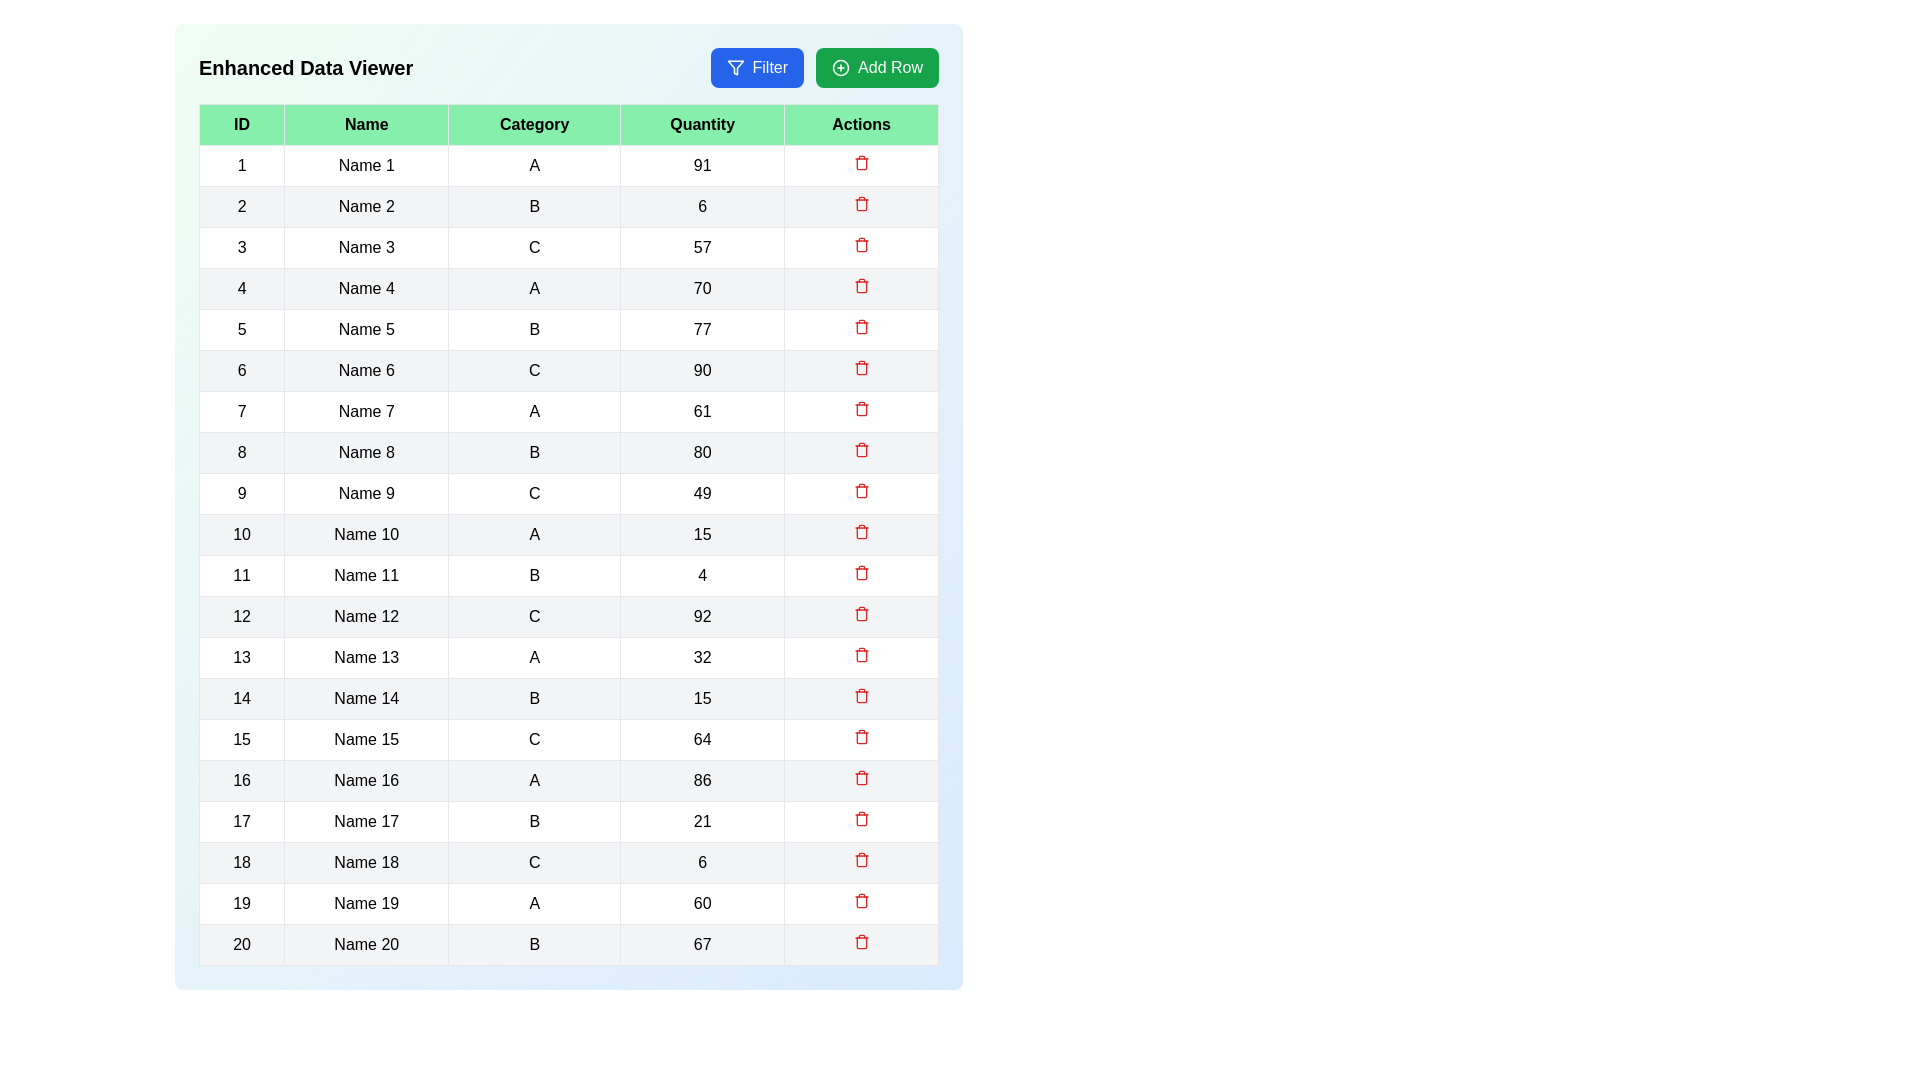 The height and width of the screenshot is (1080, 1920). I want to click on the 'Filter' button to trigger the filtering functionality, so click(756, 67).